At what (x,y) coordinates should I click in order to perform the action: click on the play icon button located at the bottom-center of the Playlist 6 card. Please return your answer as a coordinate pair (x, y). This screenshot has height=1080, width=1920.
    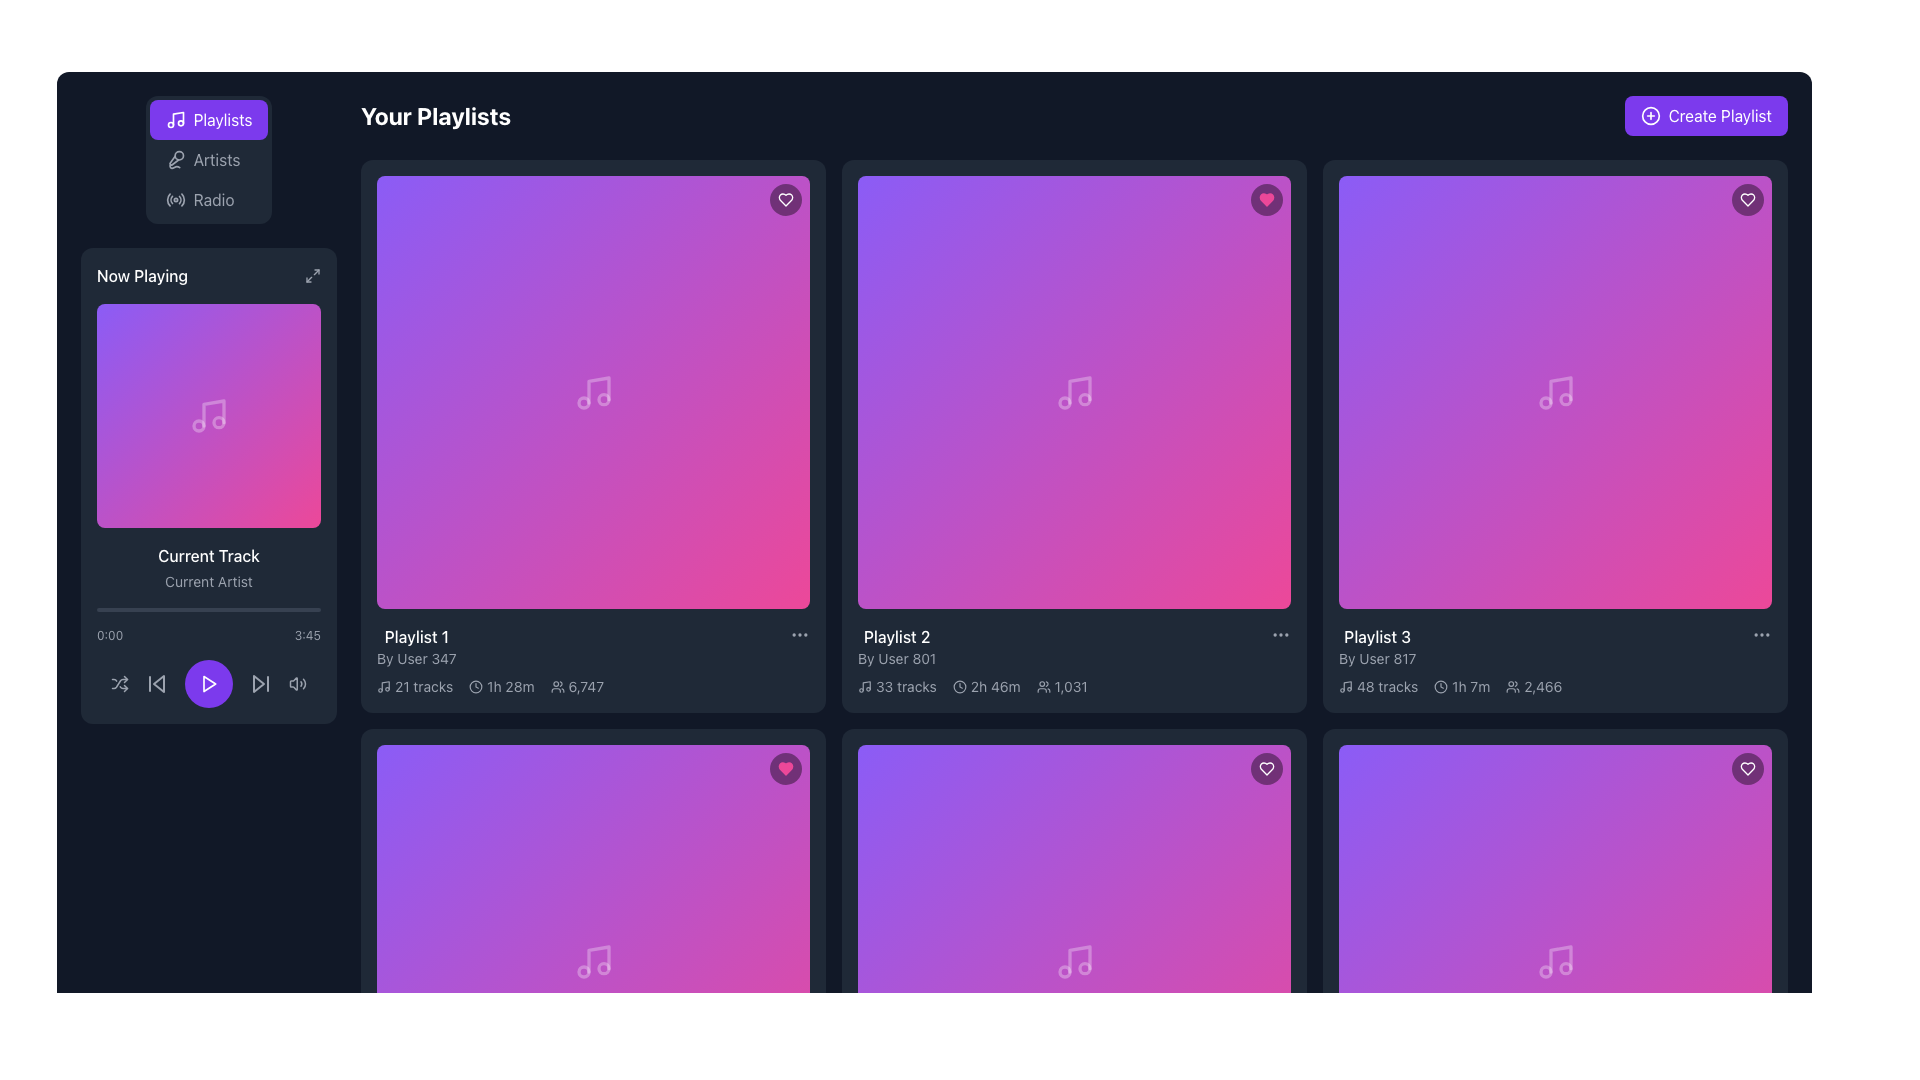
    Looking at the image, I should click on (1073, 960).